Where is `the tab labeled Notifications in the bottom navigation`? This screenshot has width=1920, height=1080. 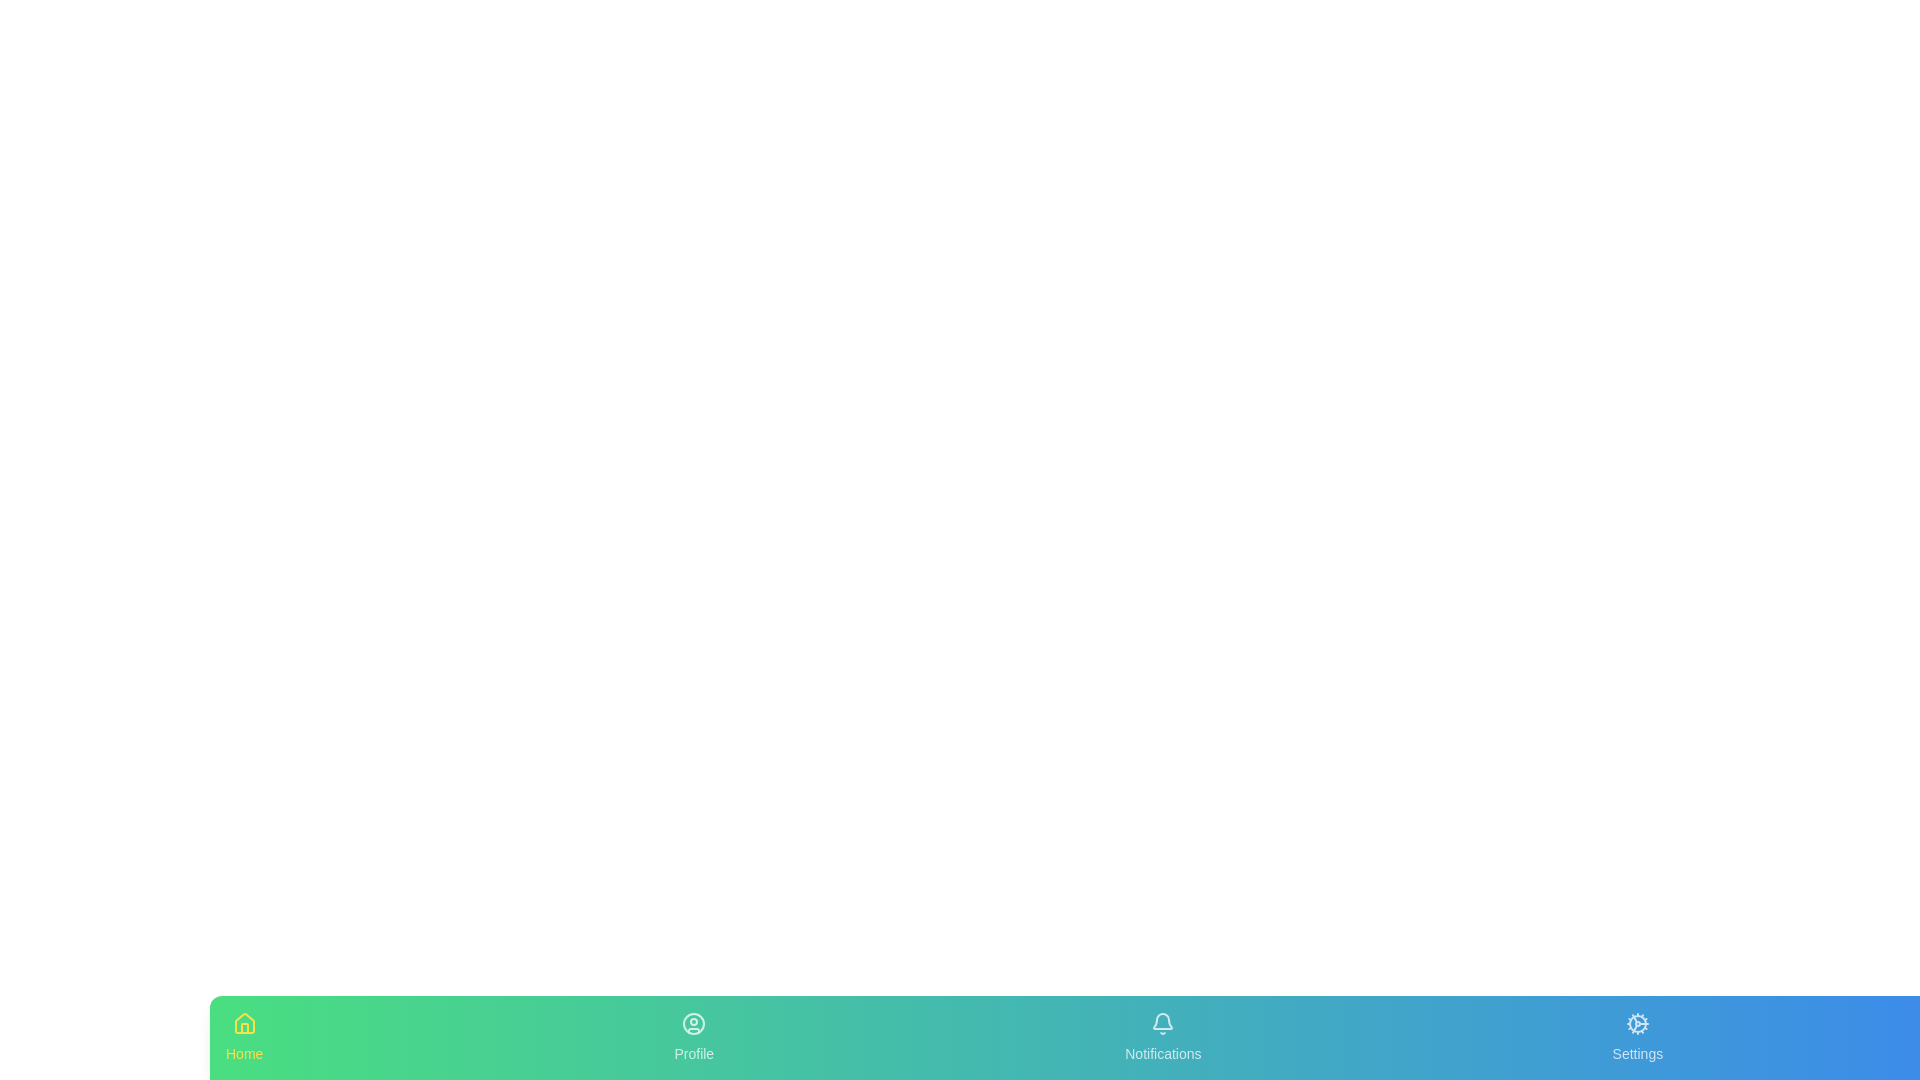 the tab labeled Notifications in the bottom navigation is located at coordinates (1163, 1036).